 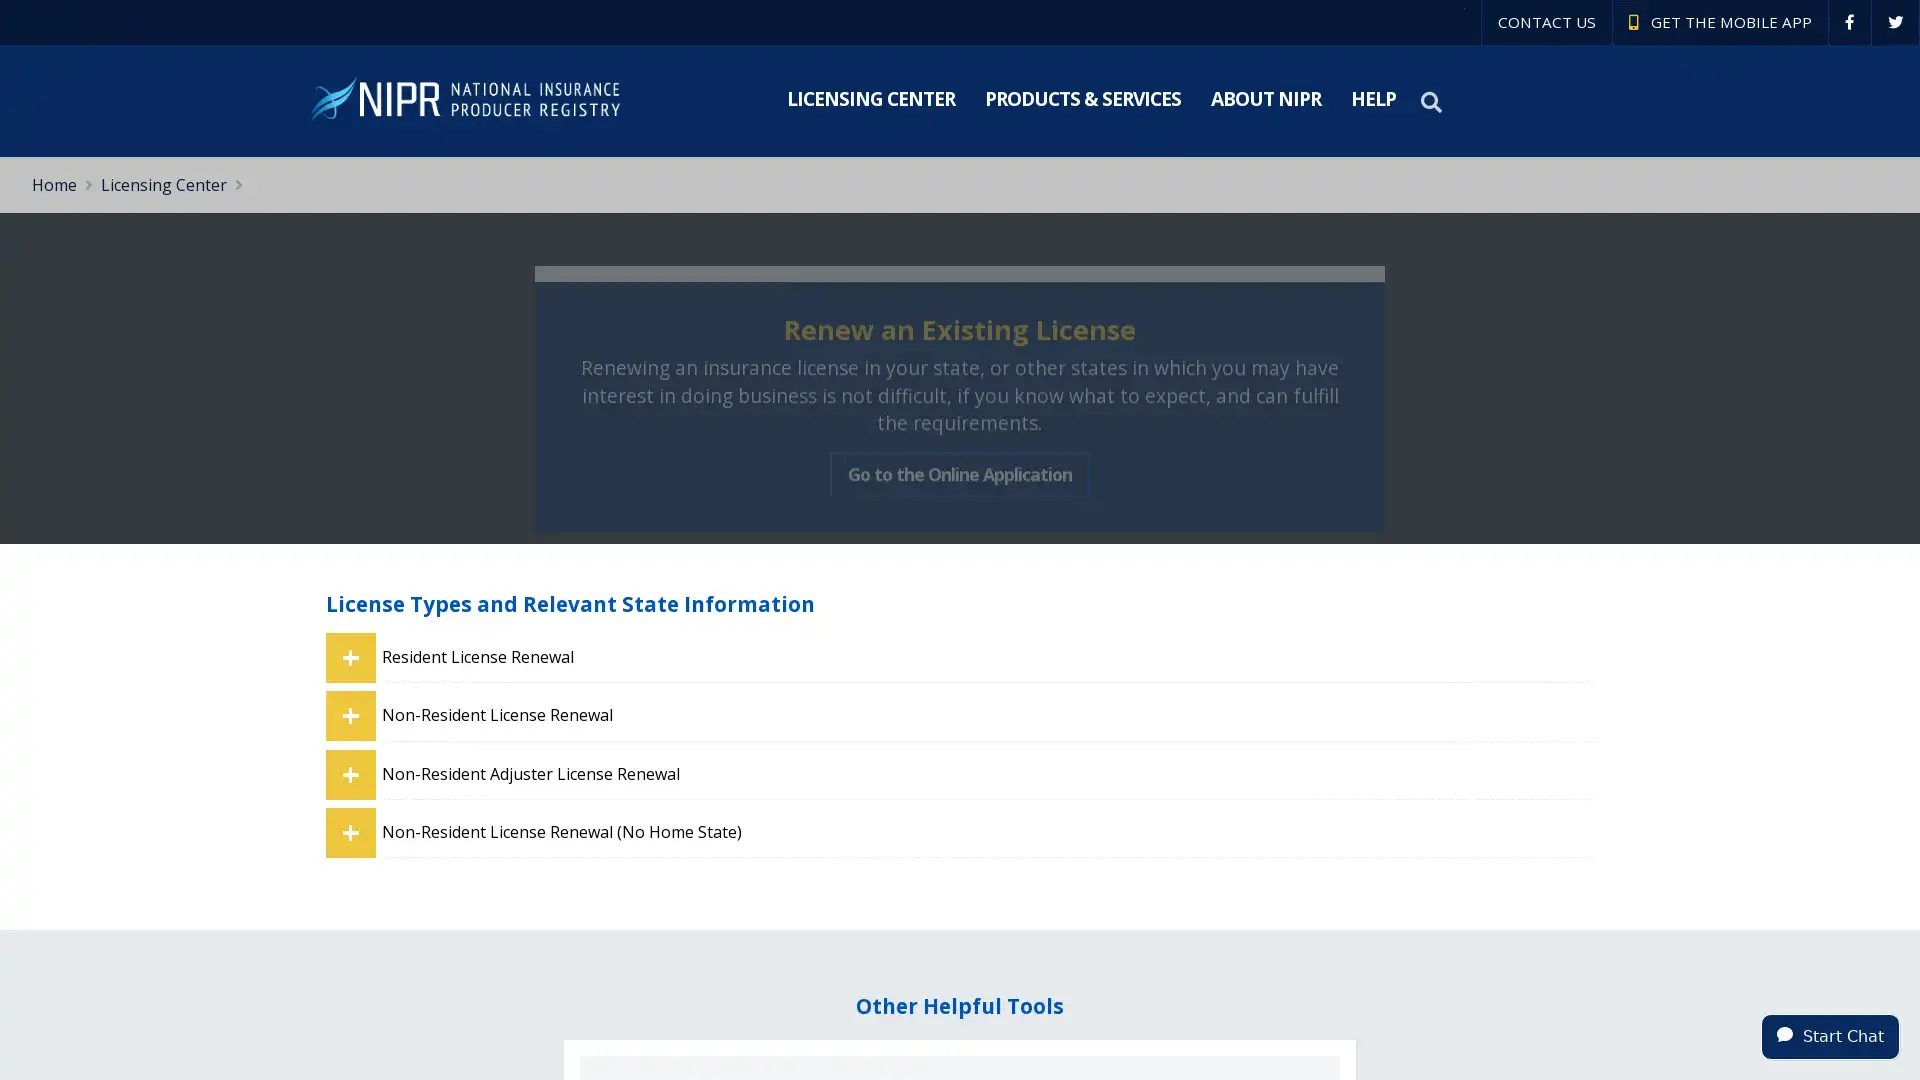 I want to click on Non-Resident Adjuster License Renewal, so click(x=988, y=772).